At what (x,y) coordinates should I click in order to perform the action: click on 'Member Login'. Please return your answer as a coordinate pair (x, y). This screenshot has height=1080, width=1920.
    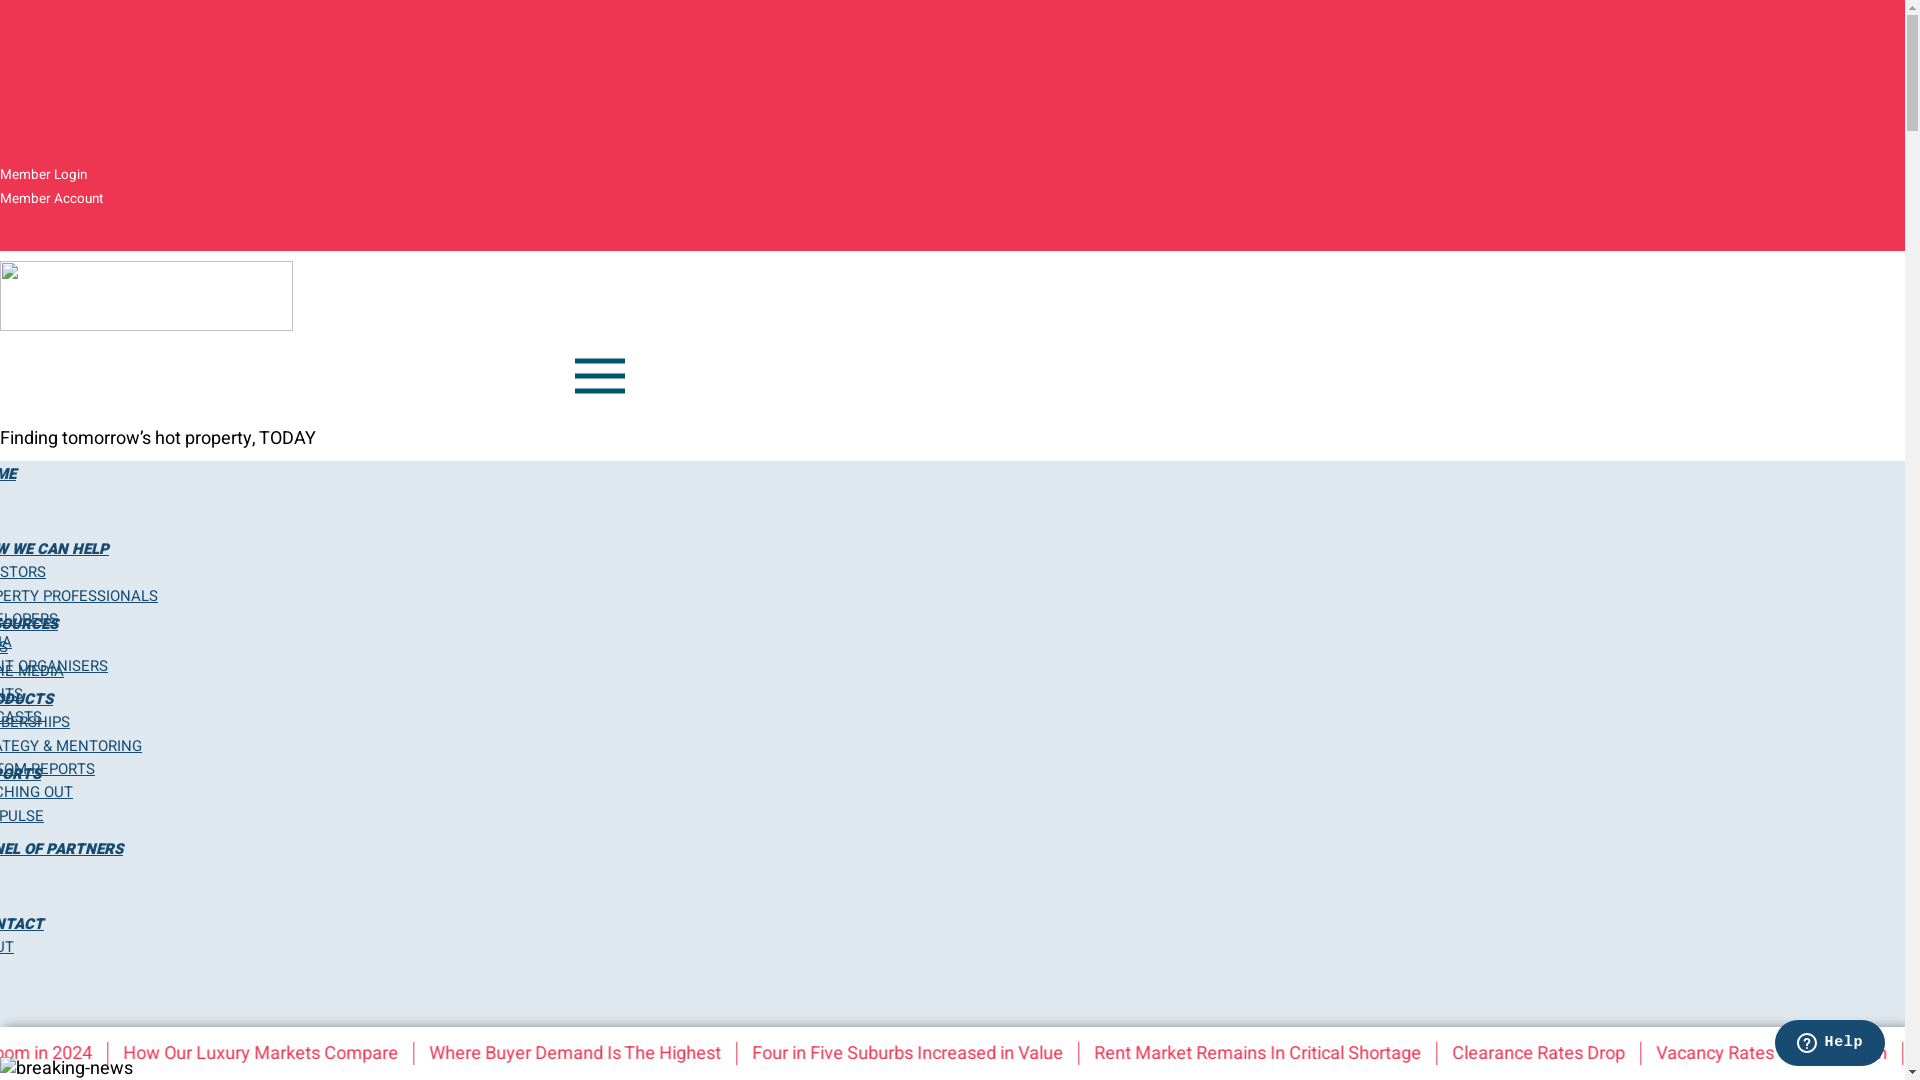
    Looking at the image, I should click on (43, 173).